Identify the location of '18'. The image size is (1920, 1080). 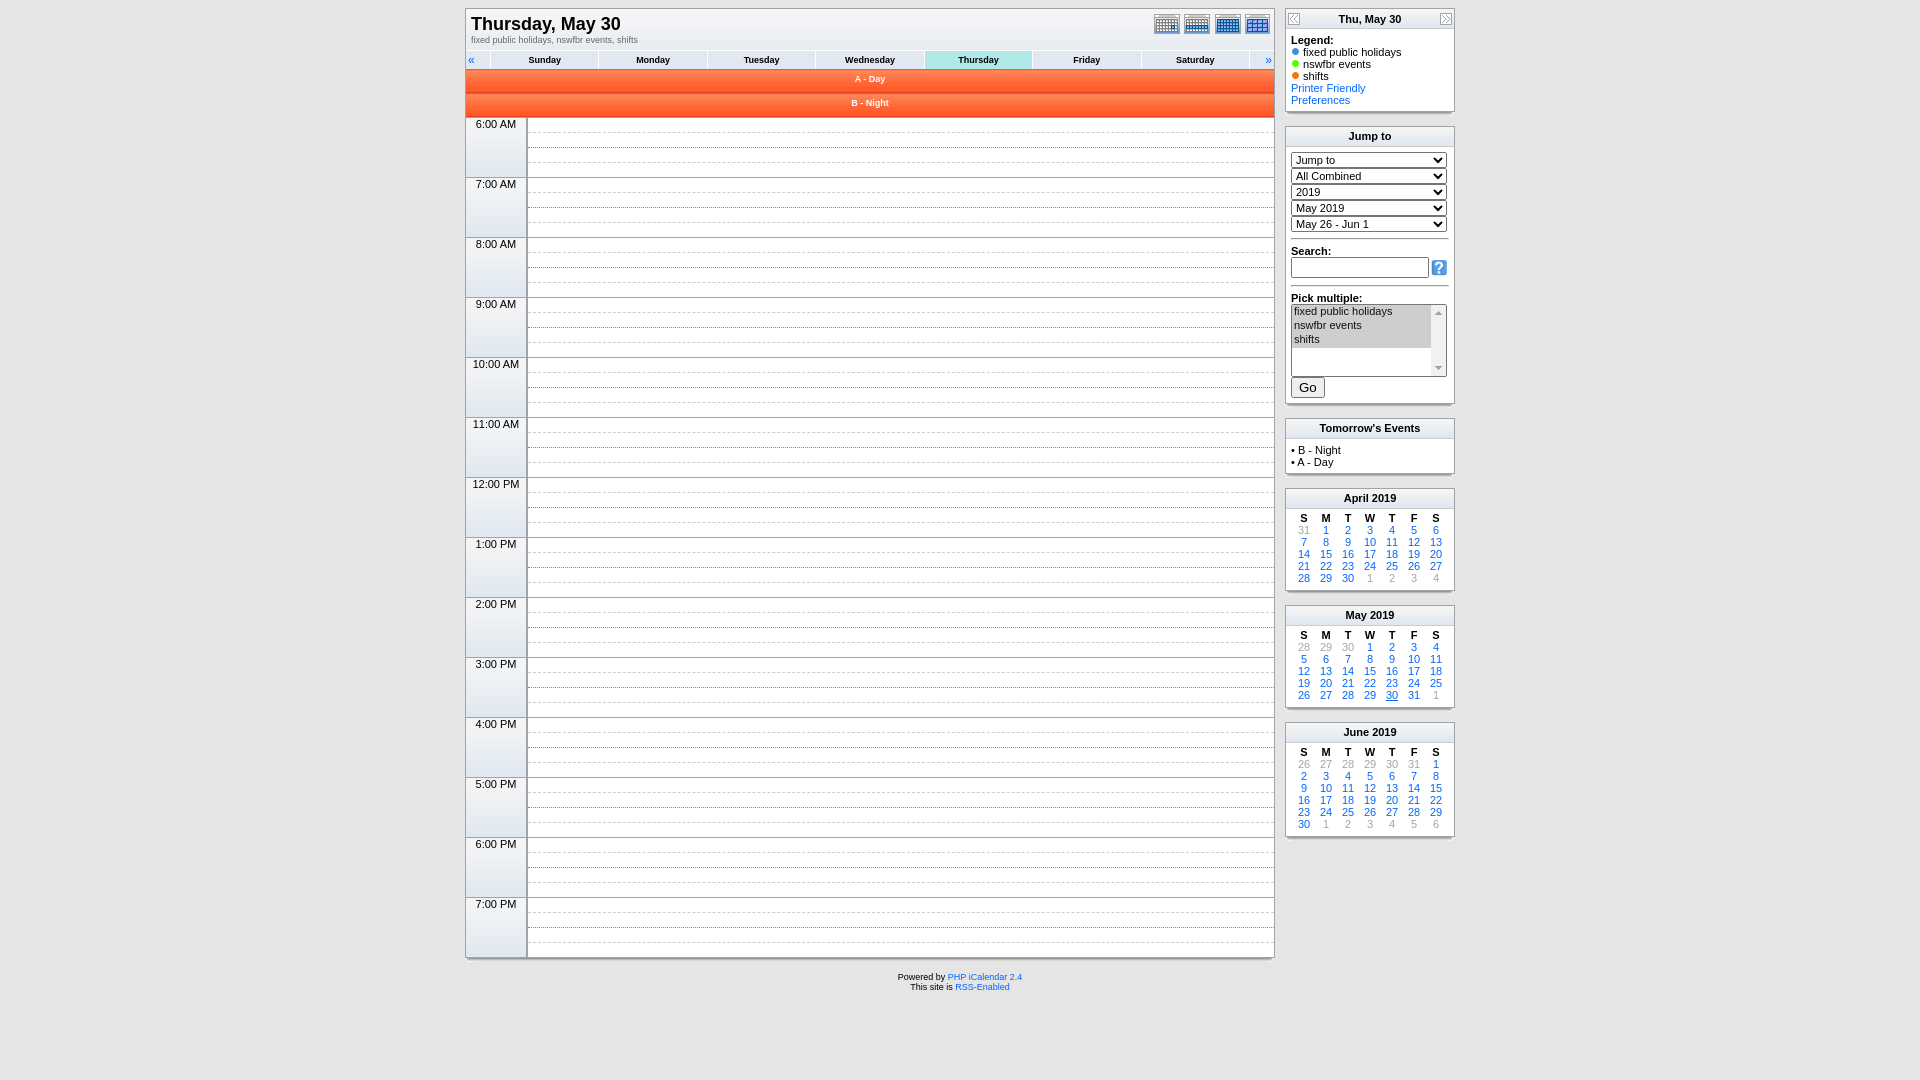
(1434, 671).